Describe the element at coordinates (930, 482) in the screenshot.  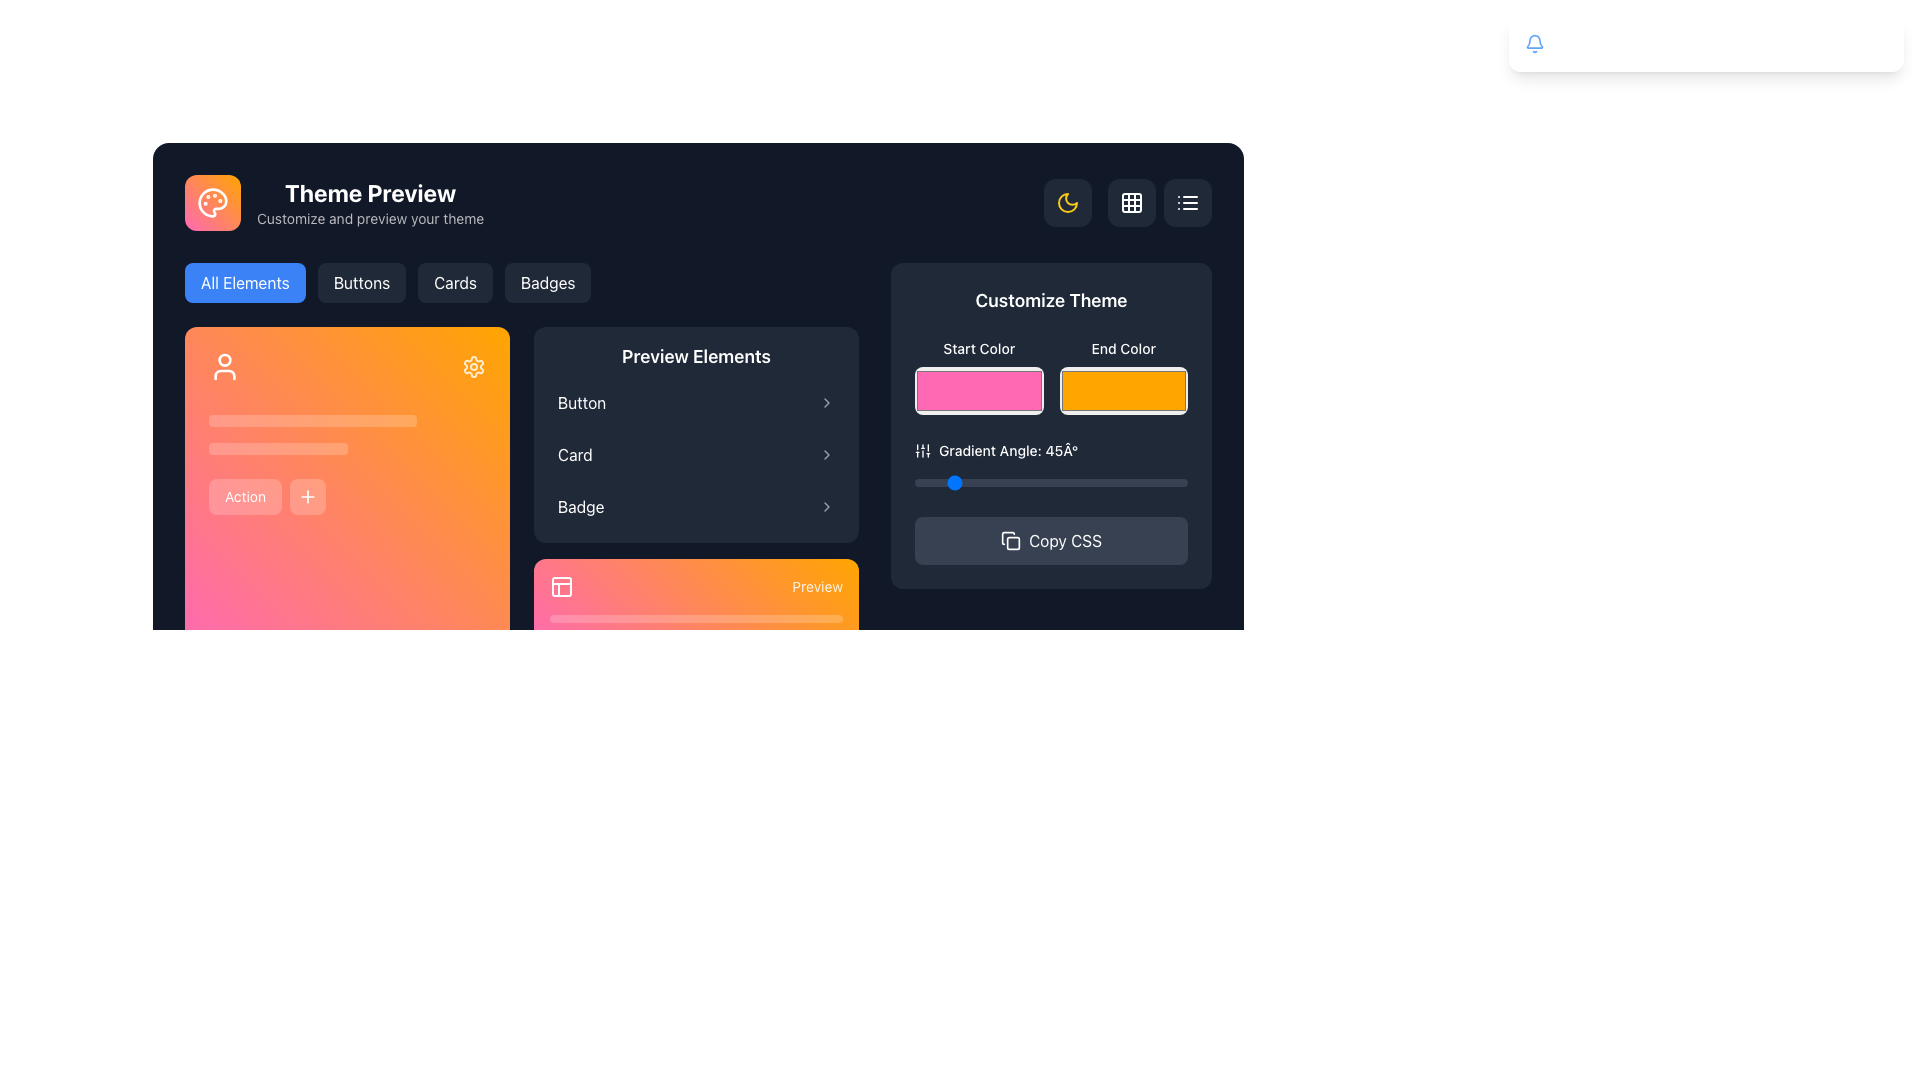
I see `the gradient angle` at that location.